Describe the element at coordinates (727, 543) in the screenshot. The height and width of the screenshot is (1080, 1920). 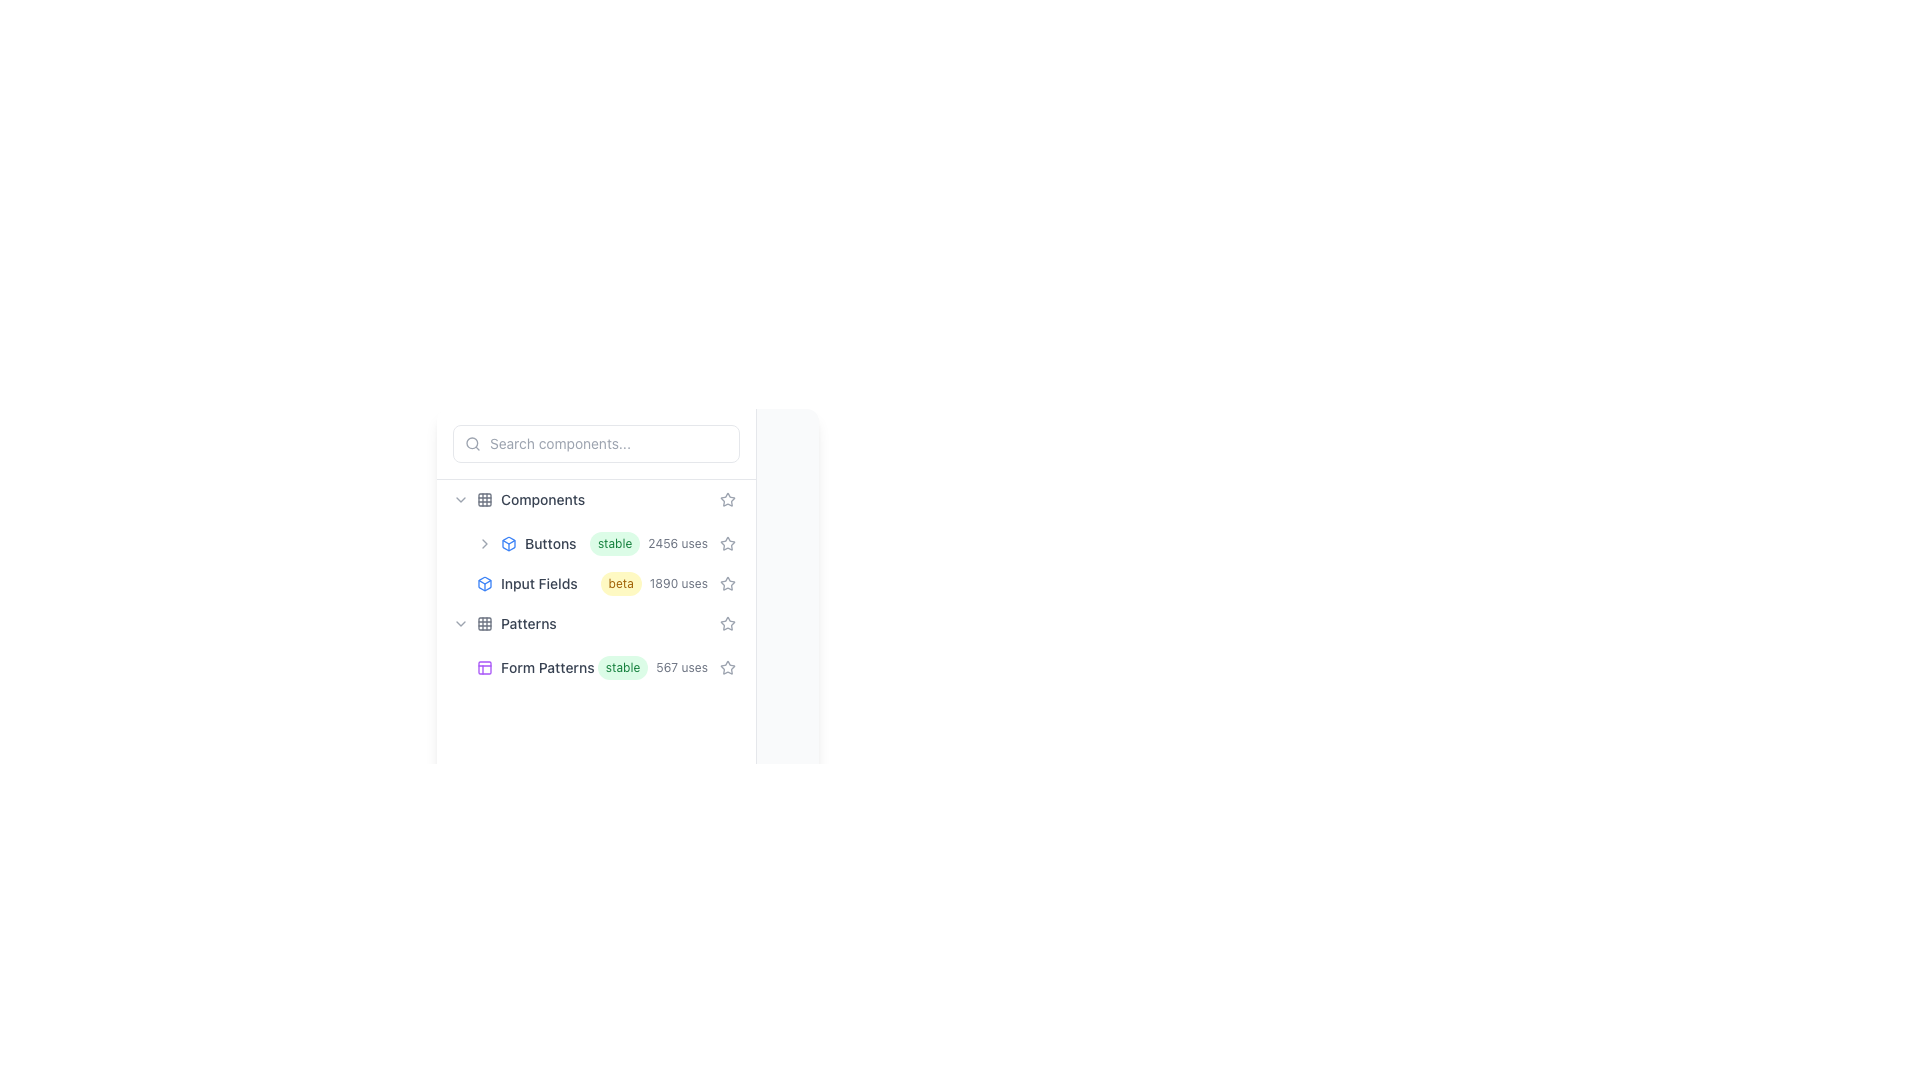
I see `the outlined star icon located in the middle-right of the 'Buttons' list item in the left menu panel` at that location.